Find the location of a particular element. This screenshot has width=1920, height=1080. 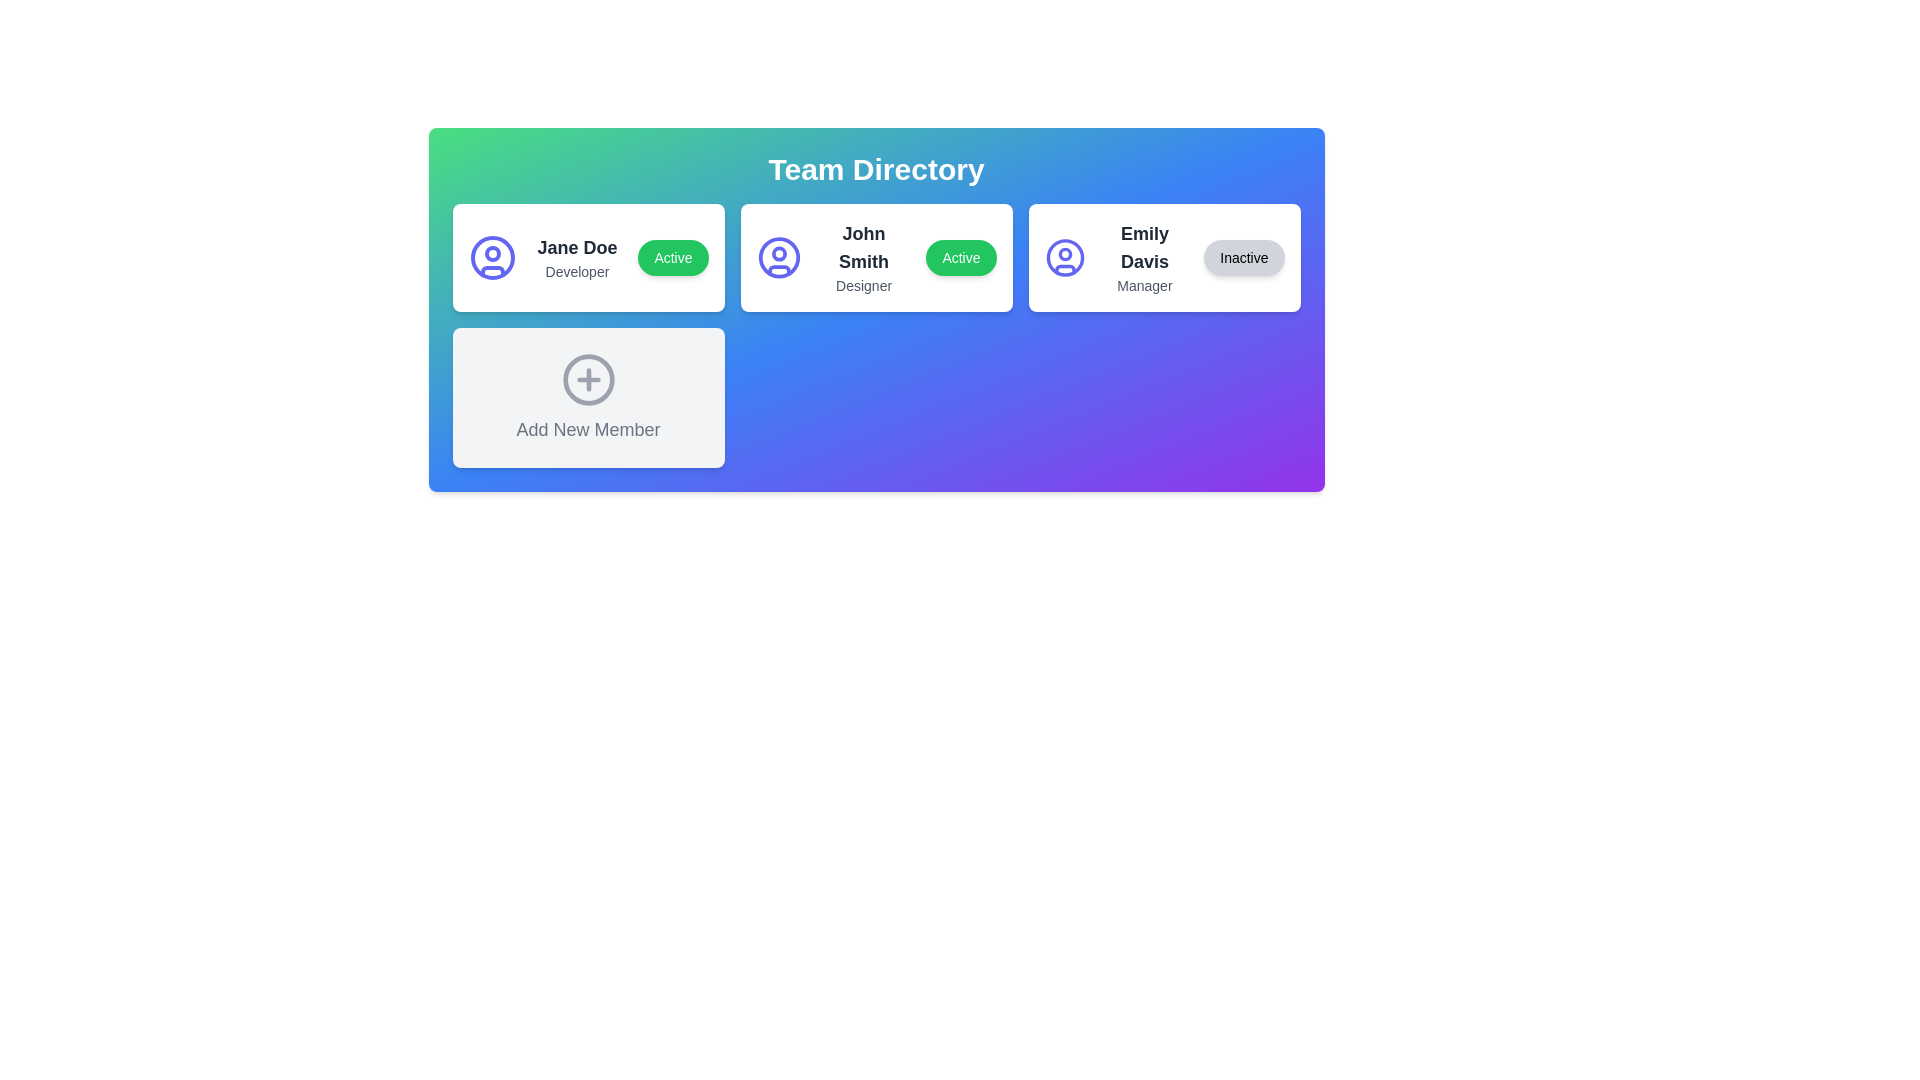

the button located at the top-right corner of Emily Davis's user information card, which currently indicates 'Inactive', to change the user's status is located at coordinates (1243, 257).